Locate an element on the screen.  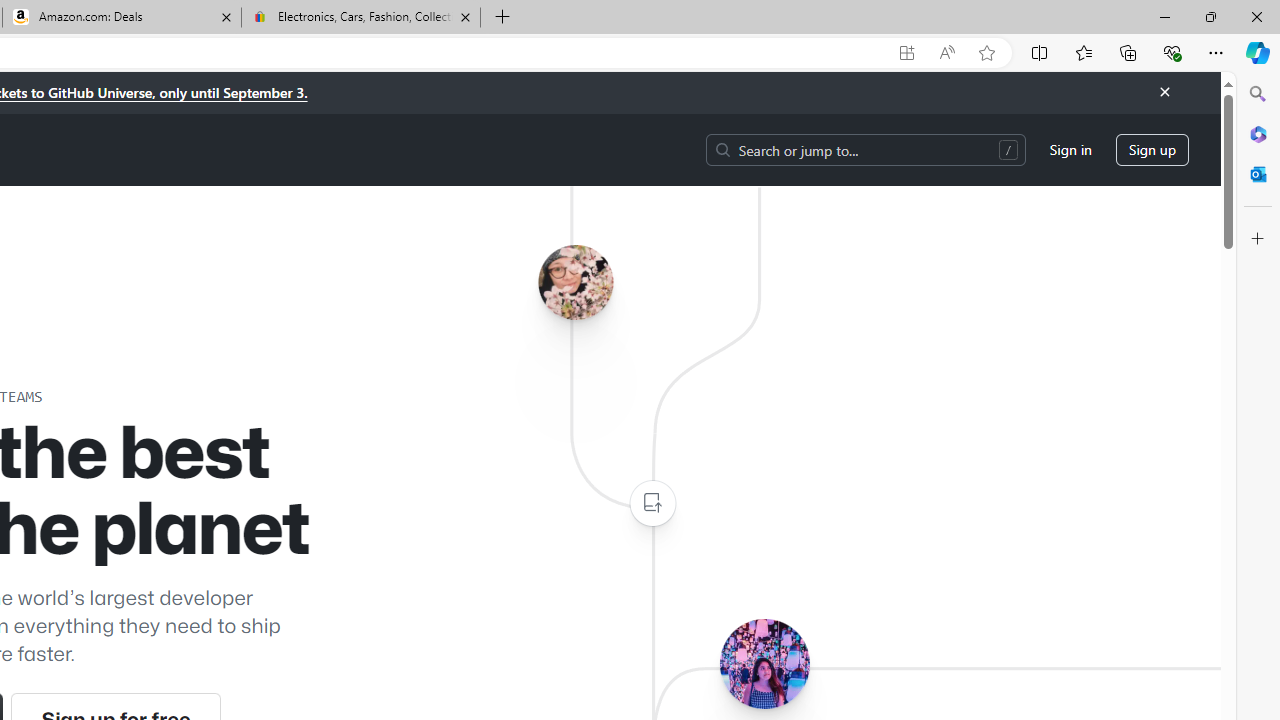
'Sign in' is located at coordinates (1069, 148).